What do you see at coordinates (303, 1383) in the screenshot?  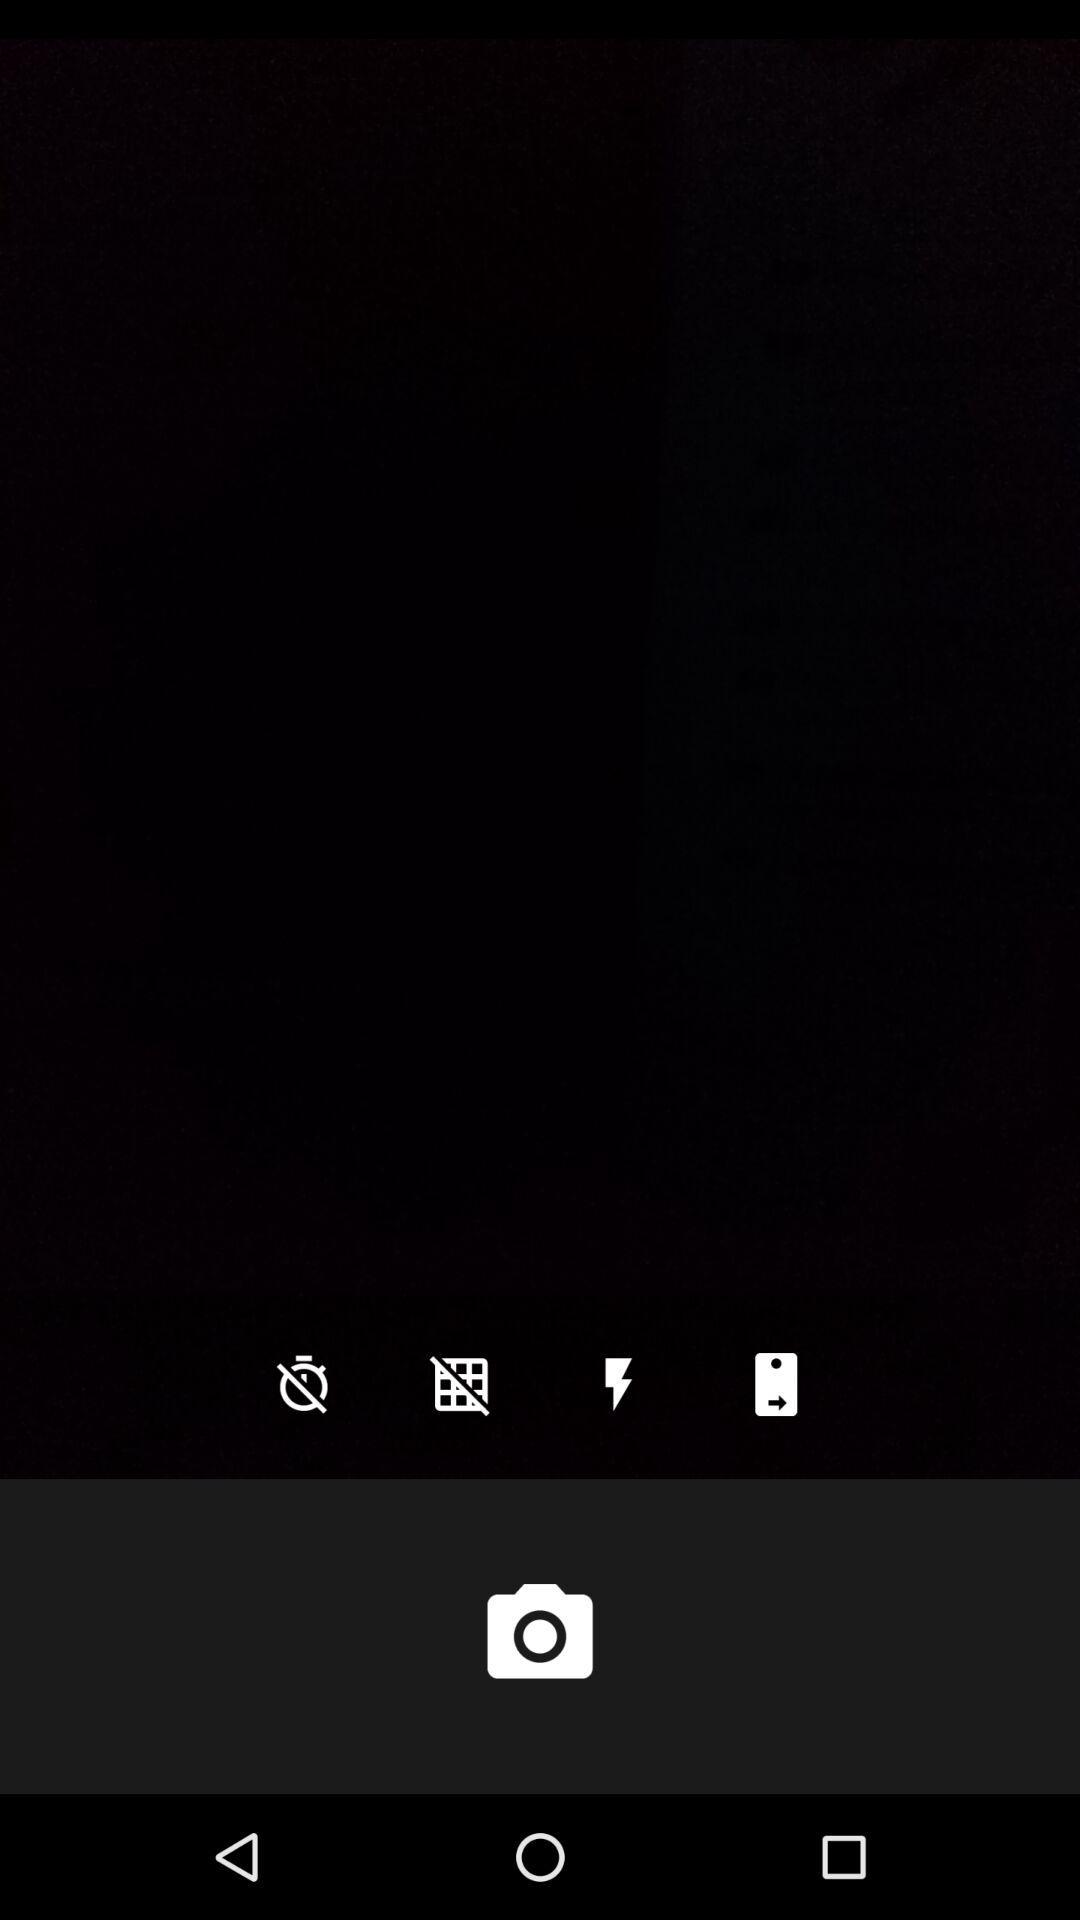 I see `the time icon` at bounding box center [303, 1383].